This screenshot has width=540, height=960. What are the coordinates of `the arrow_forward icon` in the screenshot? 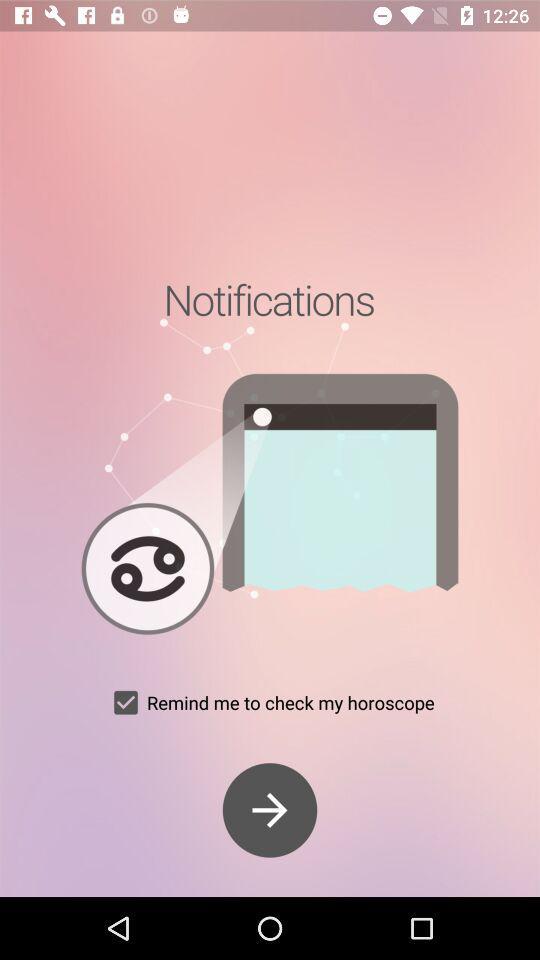 It's located at (270, 810).